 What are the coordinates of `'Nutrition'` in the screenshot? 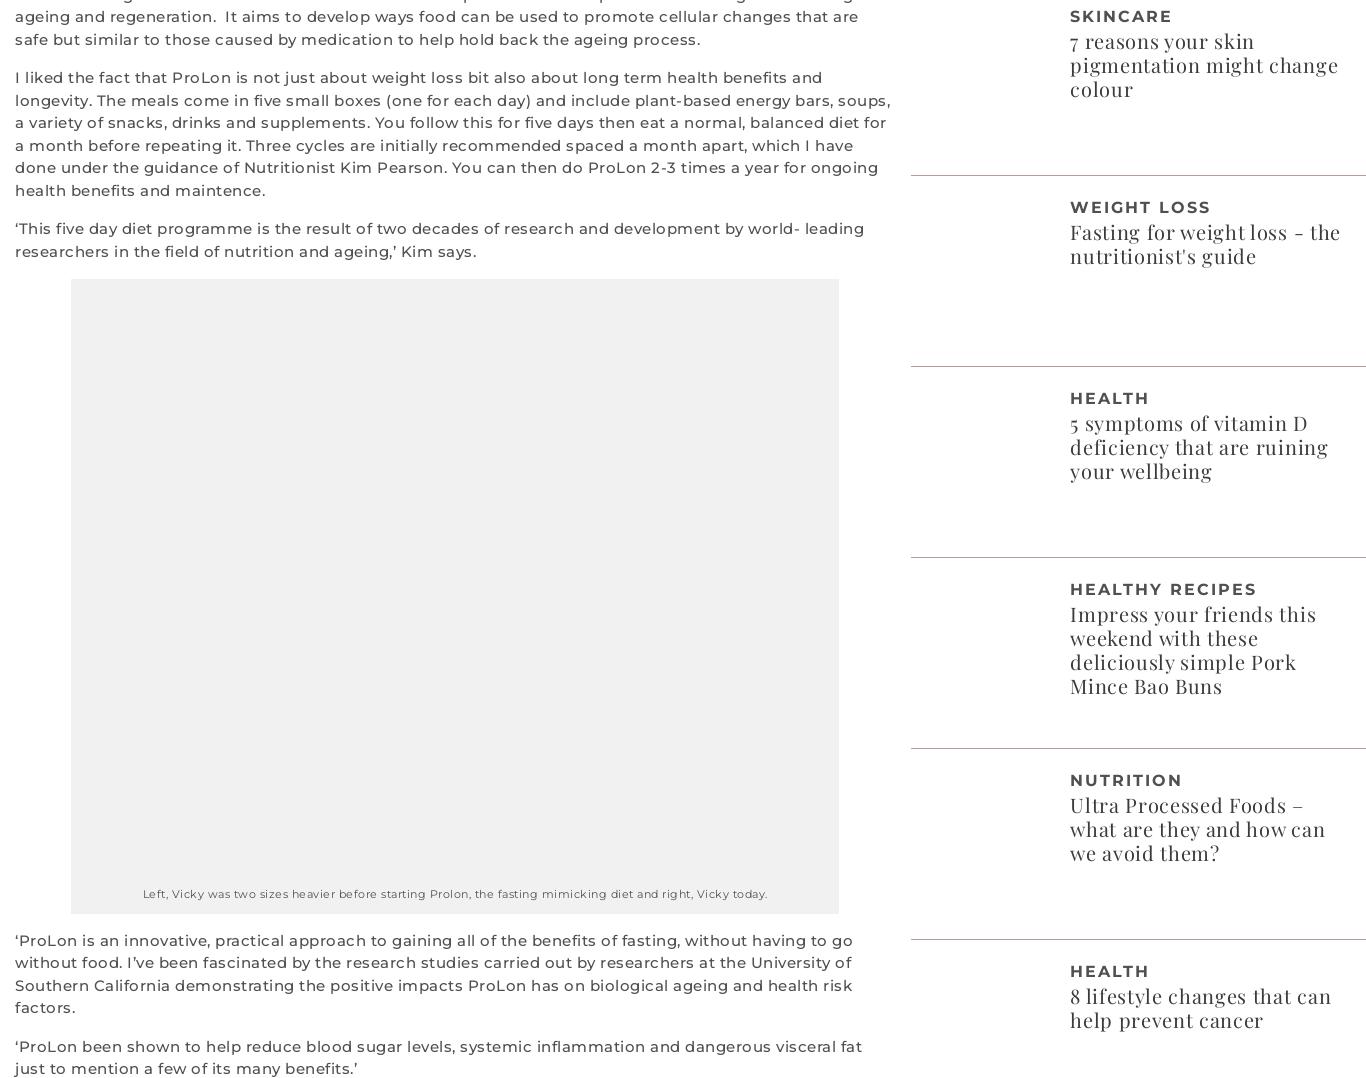 It's located at (1125, 778).